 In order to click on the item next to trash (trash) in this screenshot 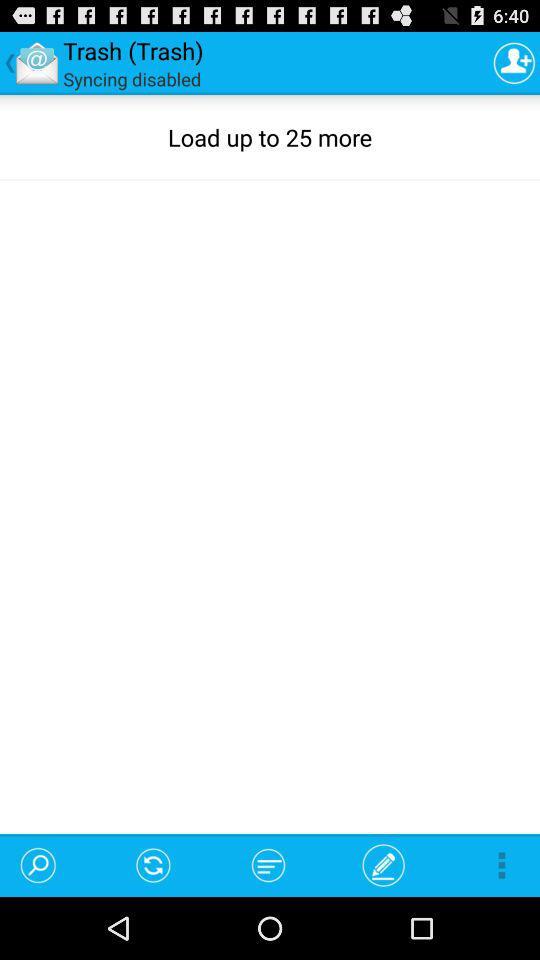, I will do `click(514, 62)`.